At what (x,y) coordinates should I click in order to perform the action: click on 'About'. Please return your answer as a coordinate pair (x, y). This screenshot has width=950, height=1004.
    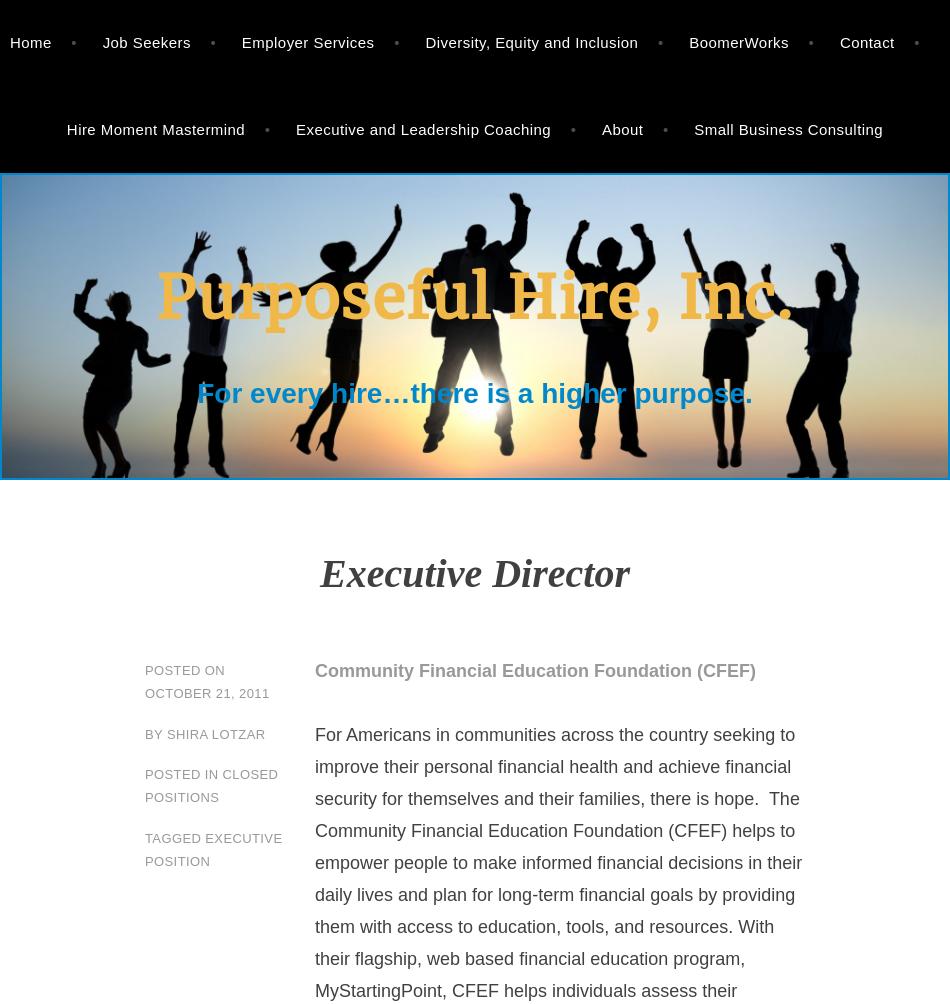
    Looking at the image, I should click on (621, 127).